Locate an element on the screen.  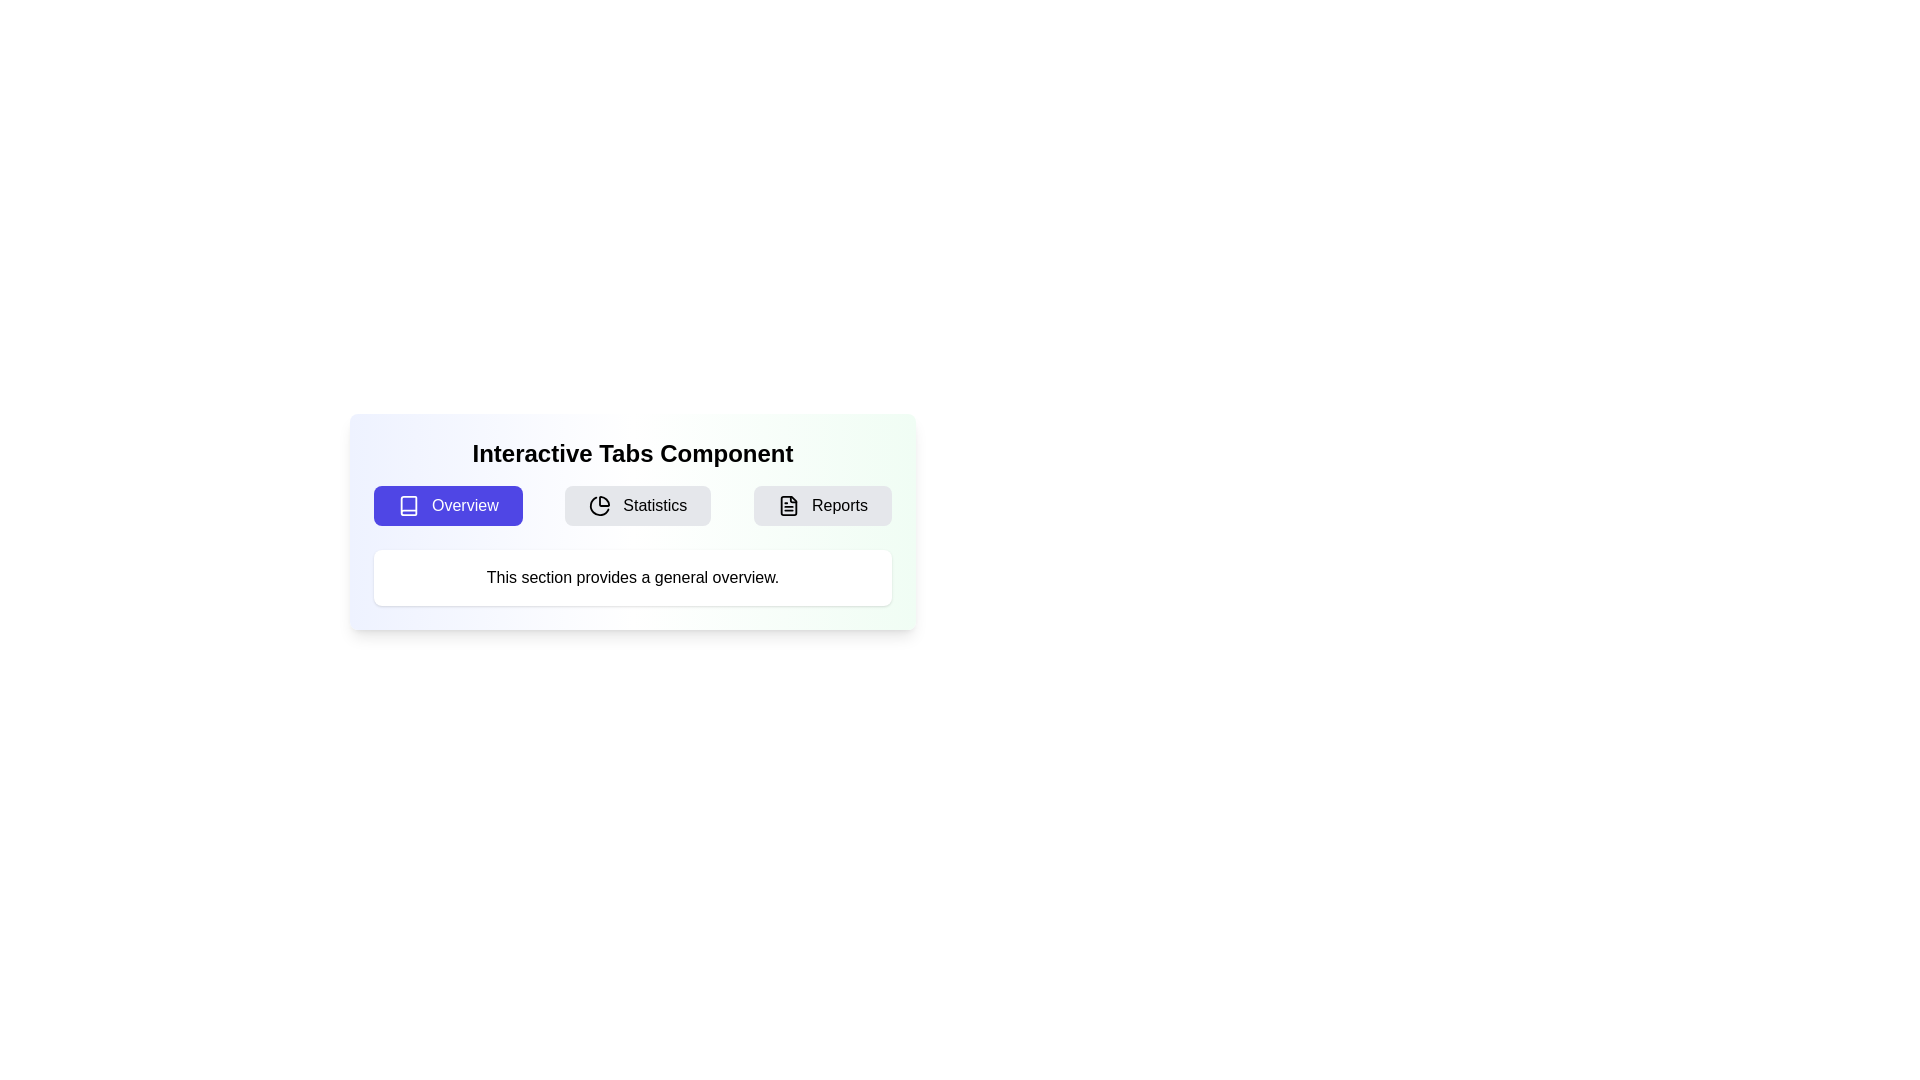
the 'Overview' tab icon, which is located at the leftmost position of the 'Overview' tab button, adjacent to the textual label 'Overview' is located at coordinates (407, 504).